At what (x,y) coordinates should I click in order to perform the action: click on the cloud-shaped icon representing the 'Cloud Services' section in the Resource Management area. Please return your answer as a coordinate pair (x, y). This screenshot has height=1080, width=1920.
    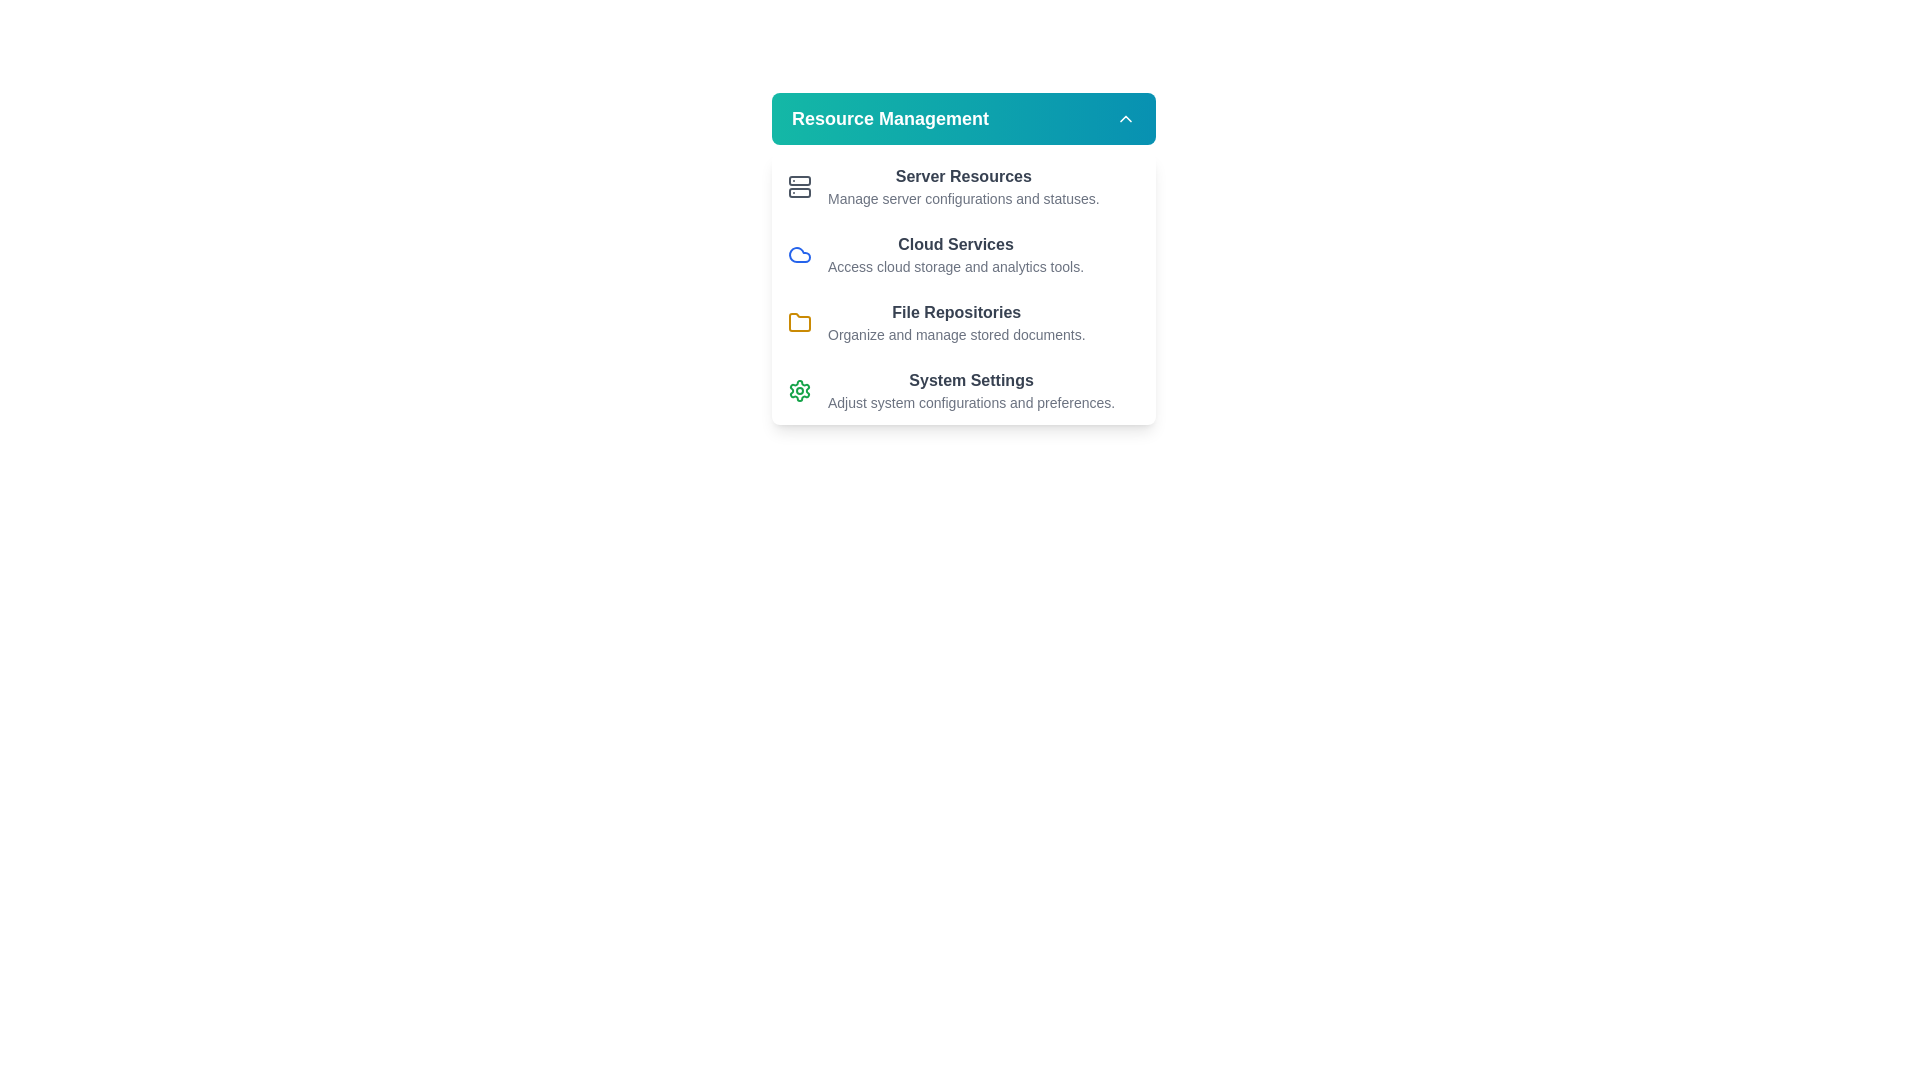
    Looking at the image, I should click on (800, 253).